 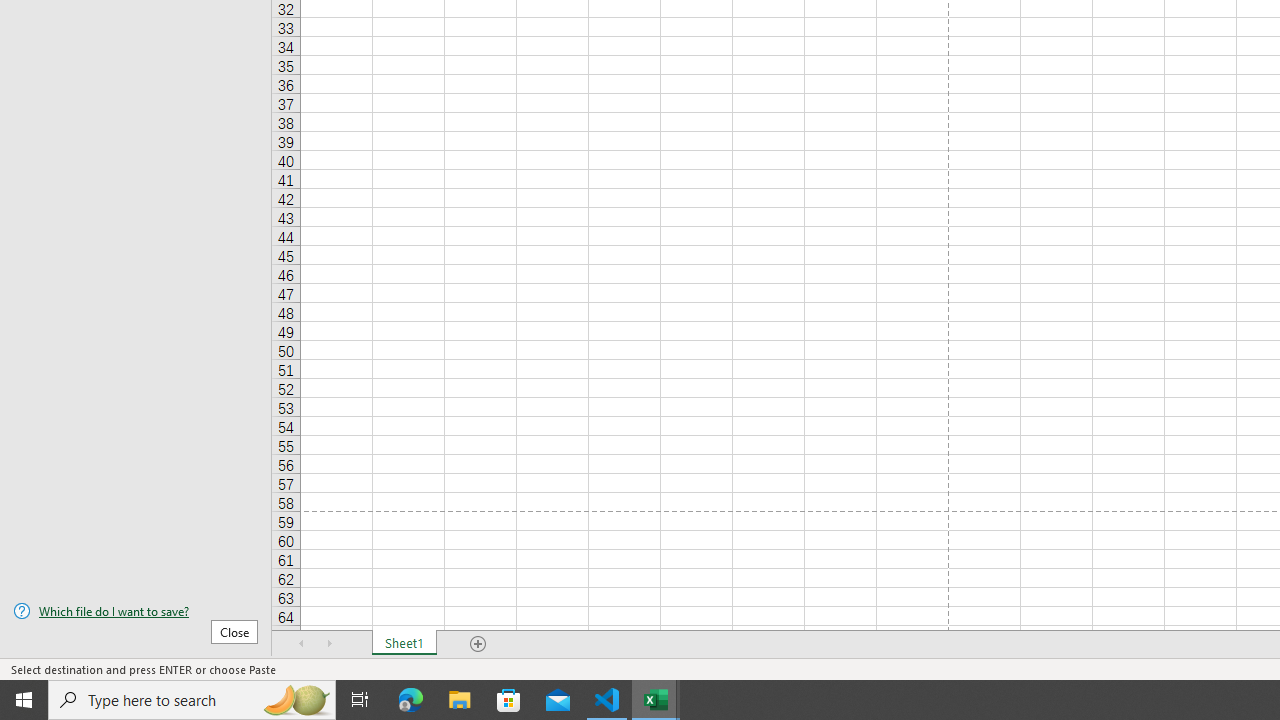 What do you see at coordinates (301, 644) in the screenshot?
I see `'Scroll Left'` at bounding box center [301, 644].